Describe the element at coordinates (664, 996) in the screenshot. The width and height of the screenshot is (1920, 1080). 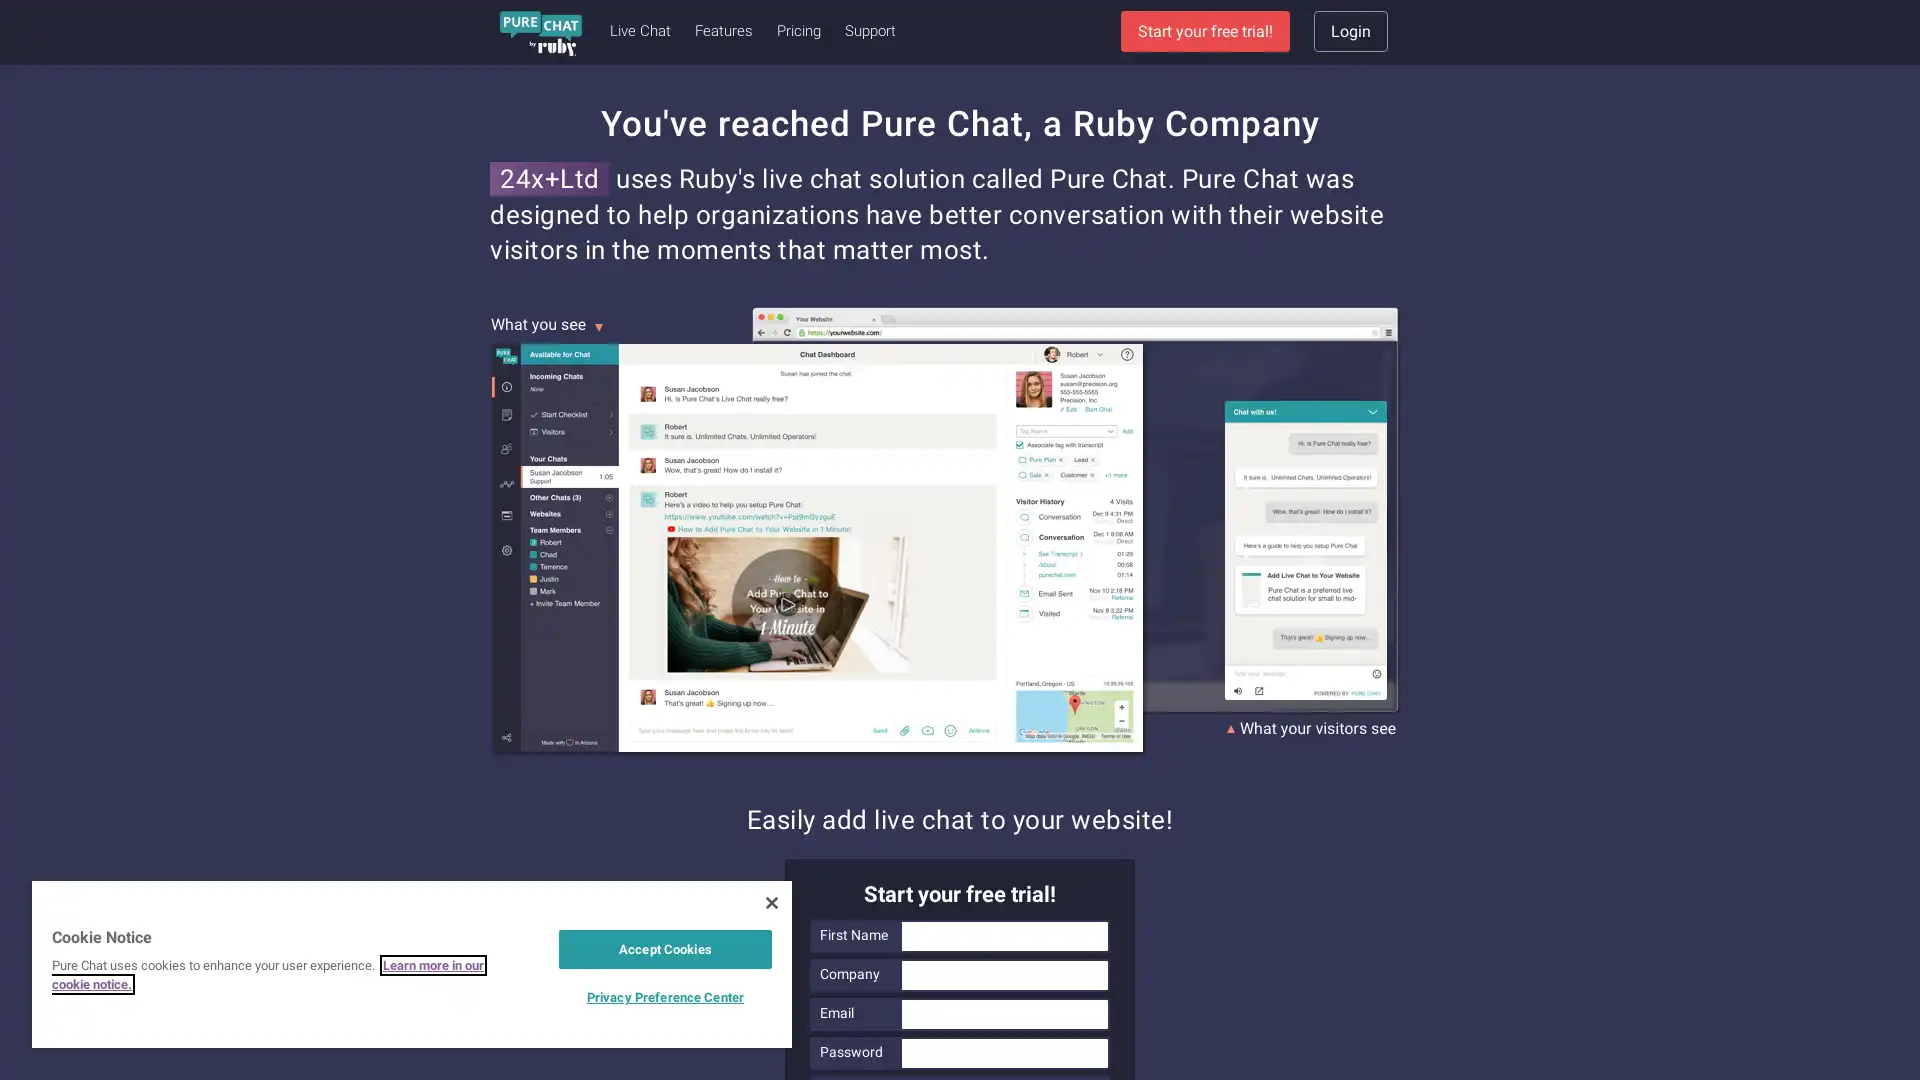
I see `Privacy Preference Center` at that location.